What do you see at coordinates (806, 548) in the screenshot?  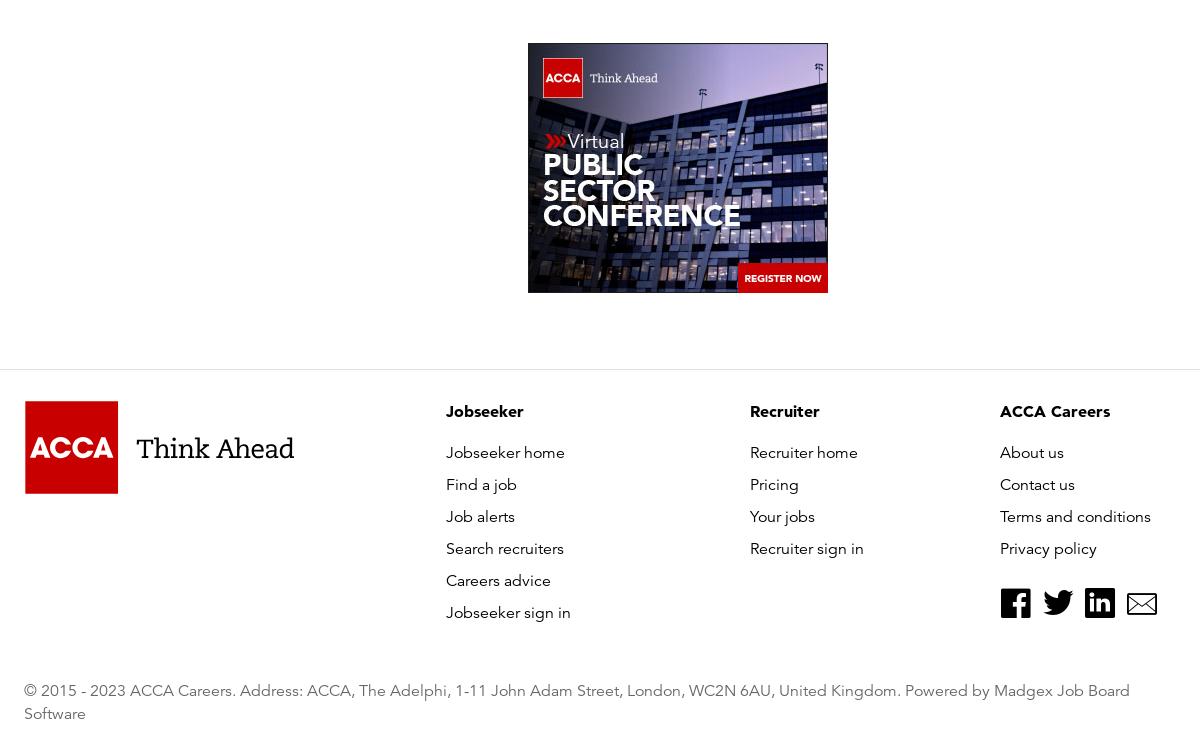 I see `'Recruiter sign in'` at bounding box center [806, 548].